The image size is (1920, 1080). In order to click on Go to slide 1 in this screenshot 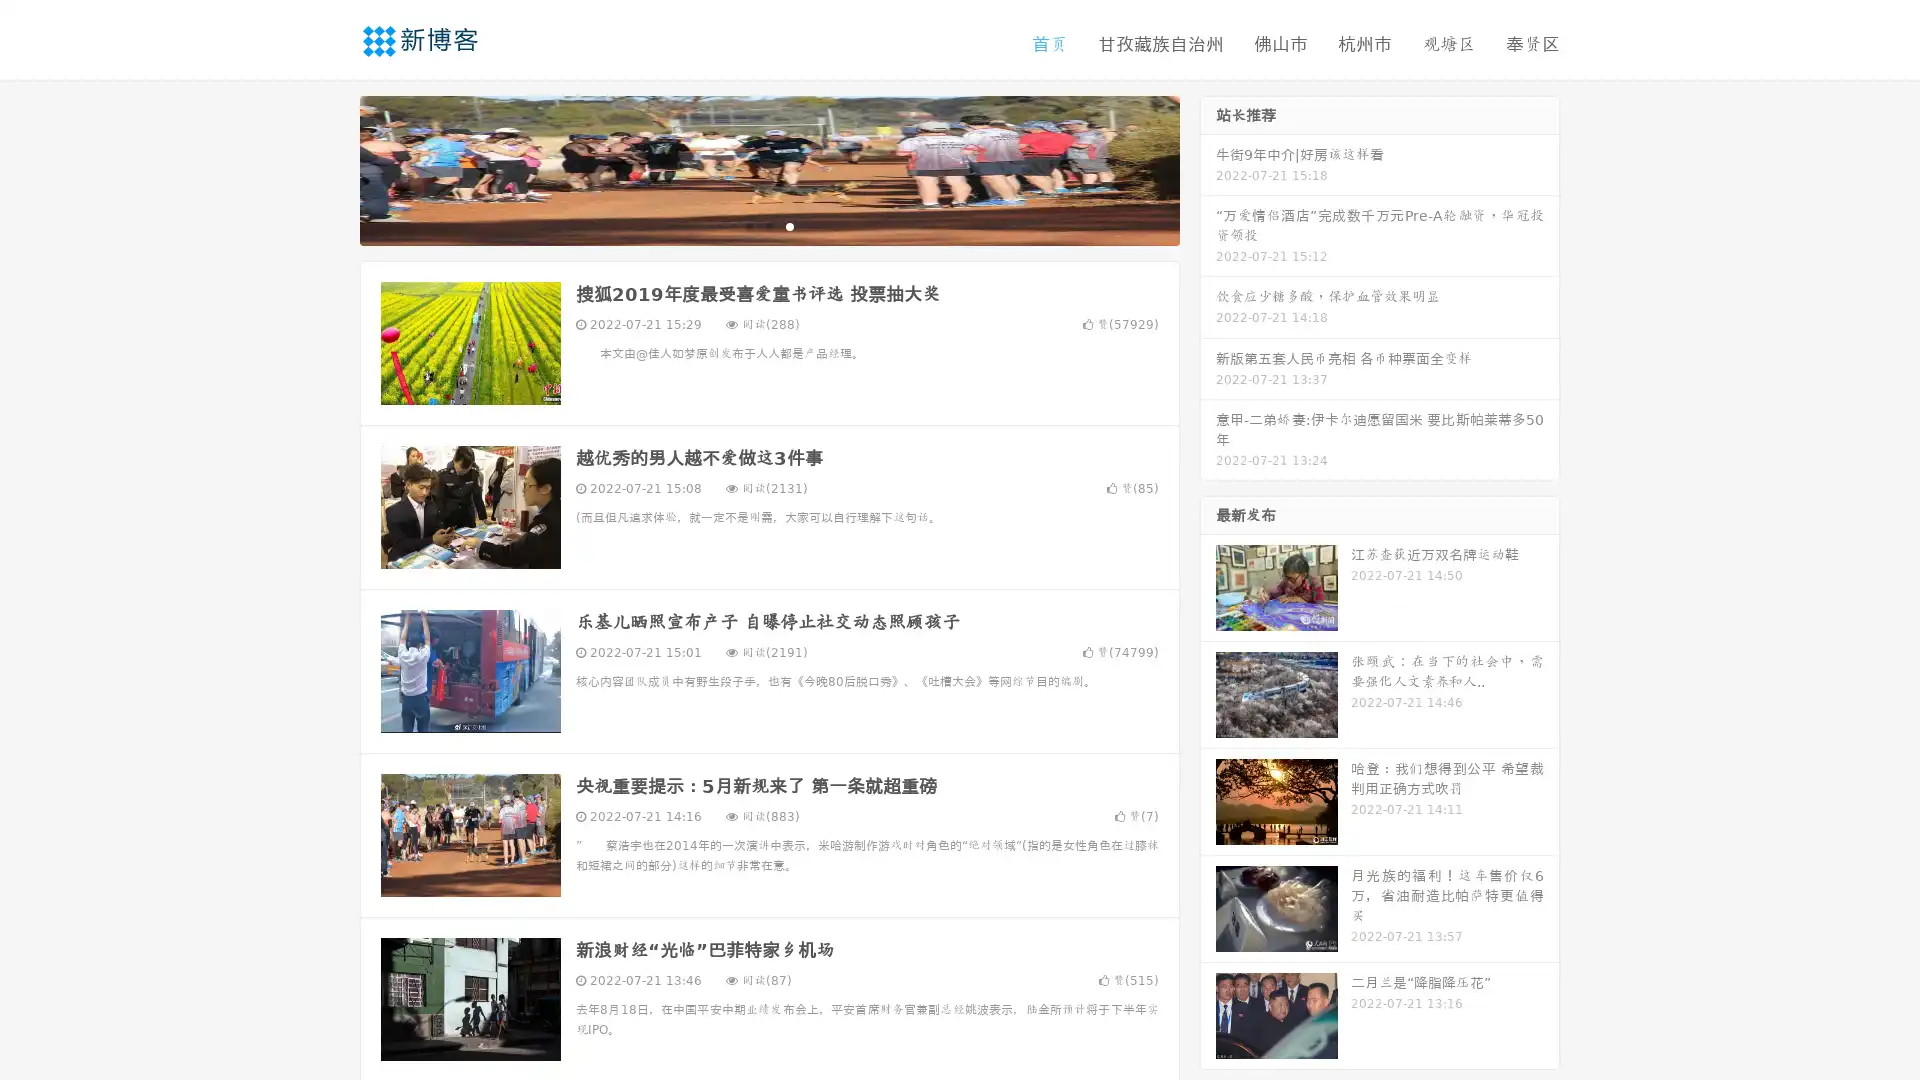, I will do `click(748, 225)`.